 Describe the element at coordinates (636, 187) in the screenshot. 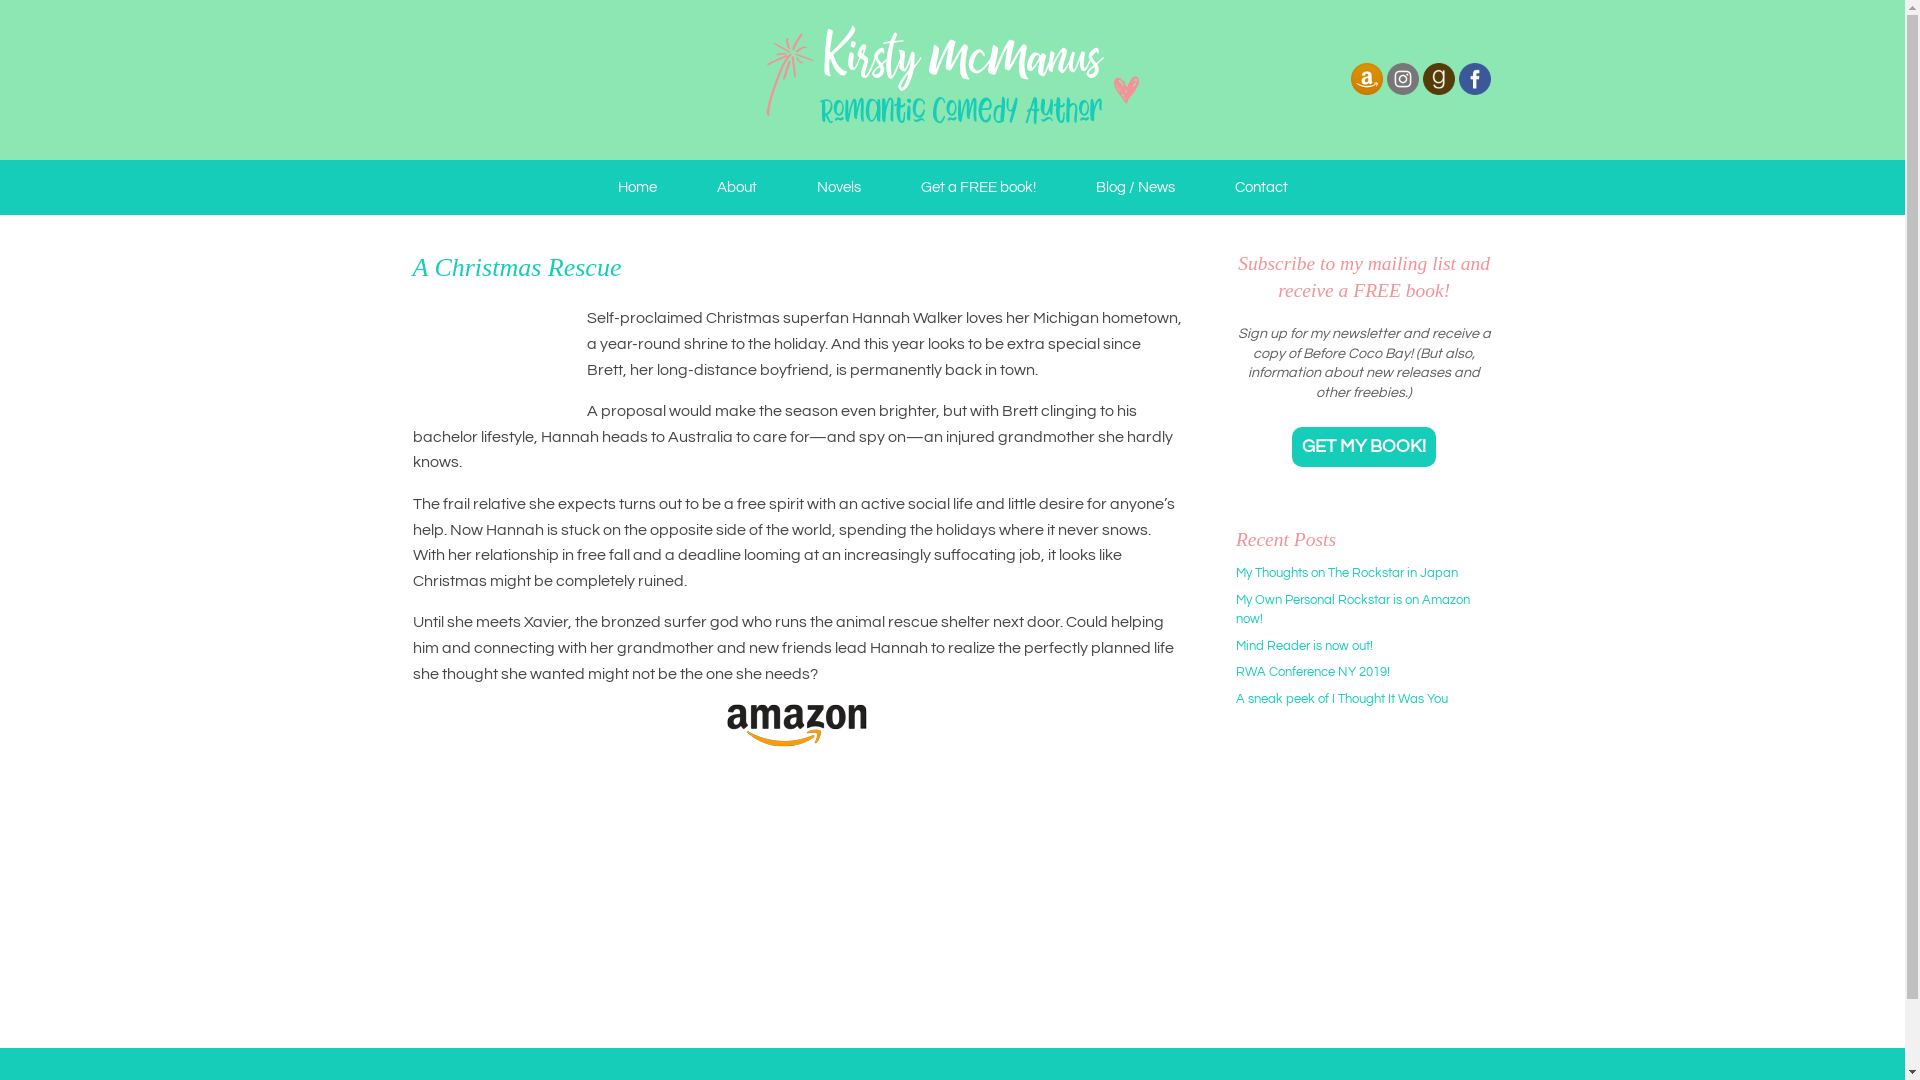

I see `'Home'` at that location.